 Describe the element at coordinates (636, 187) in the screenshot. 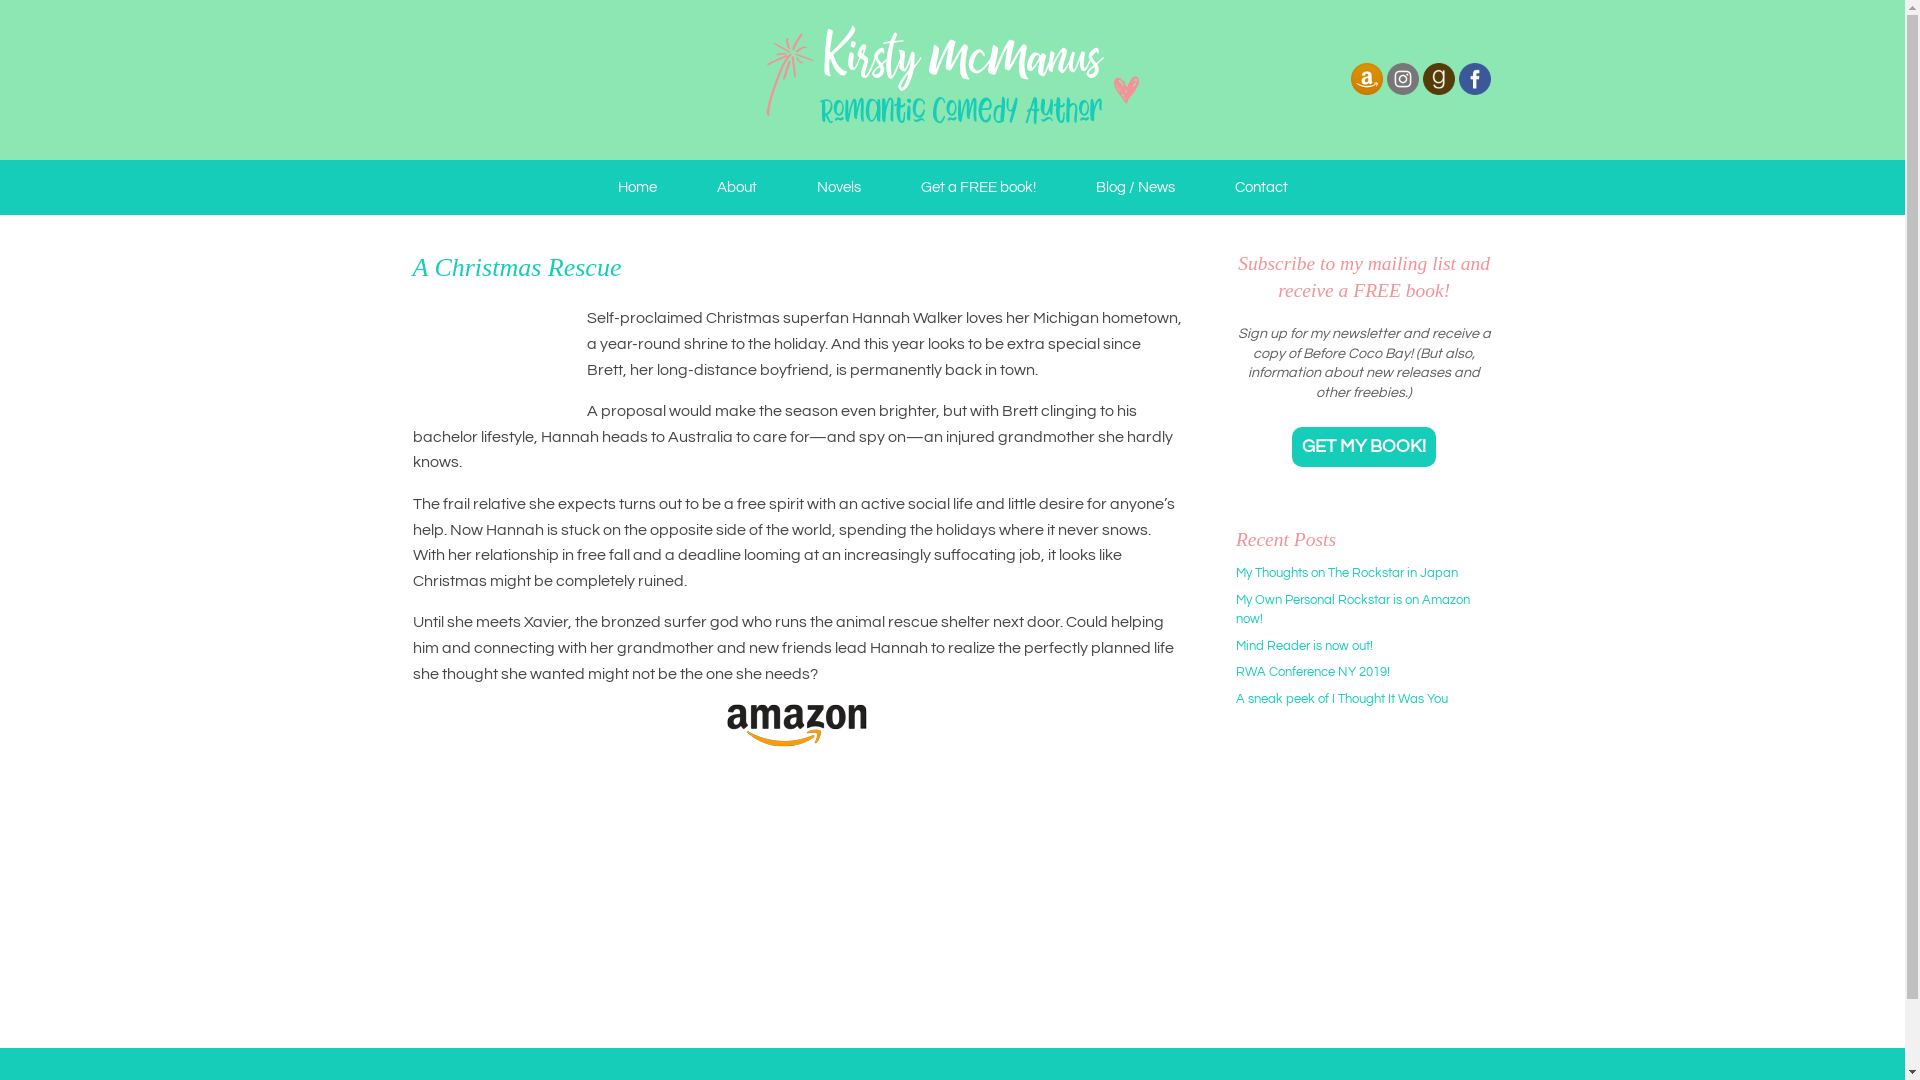

I see `'Home'` at that location.